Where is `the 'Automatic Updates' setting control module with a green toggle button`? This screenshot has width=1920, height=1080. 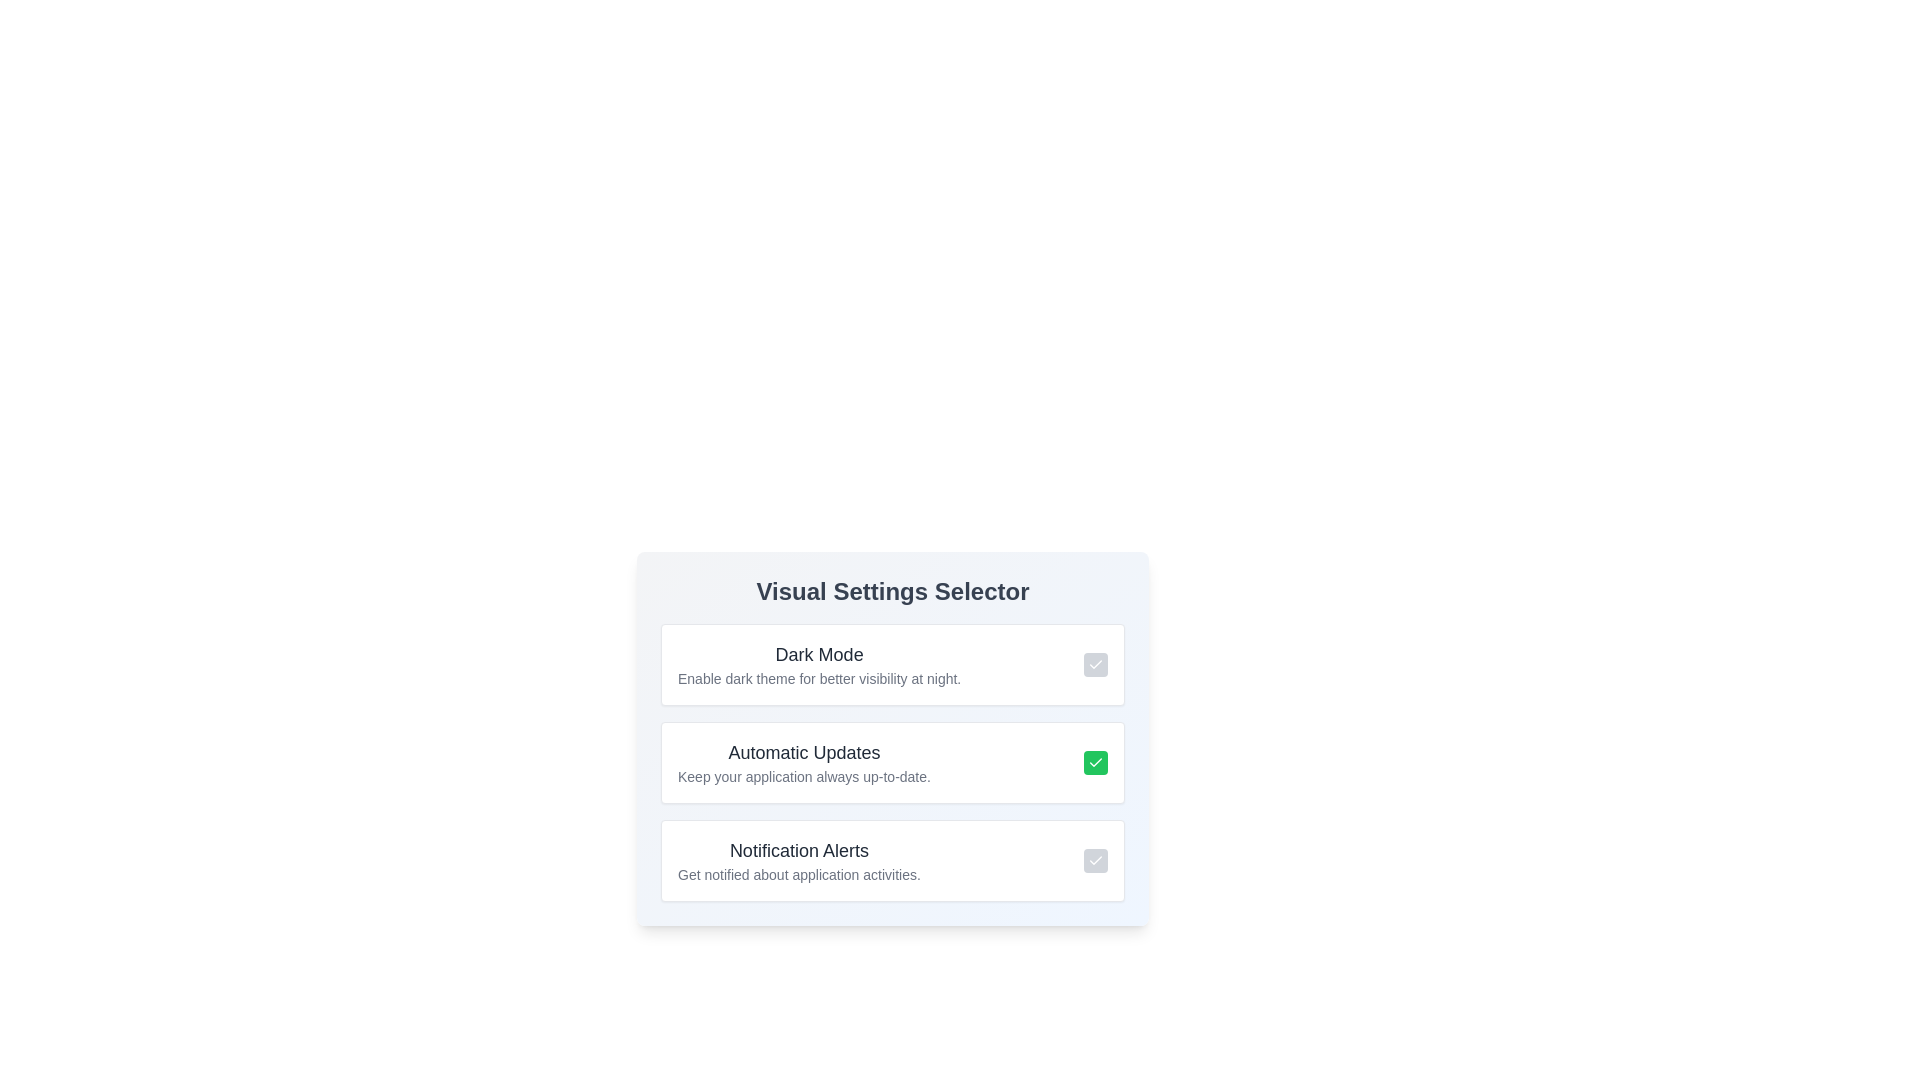
the 'Automatic Updates' setting control module with a green toggle button is located at coordinates (891, 763).